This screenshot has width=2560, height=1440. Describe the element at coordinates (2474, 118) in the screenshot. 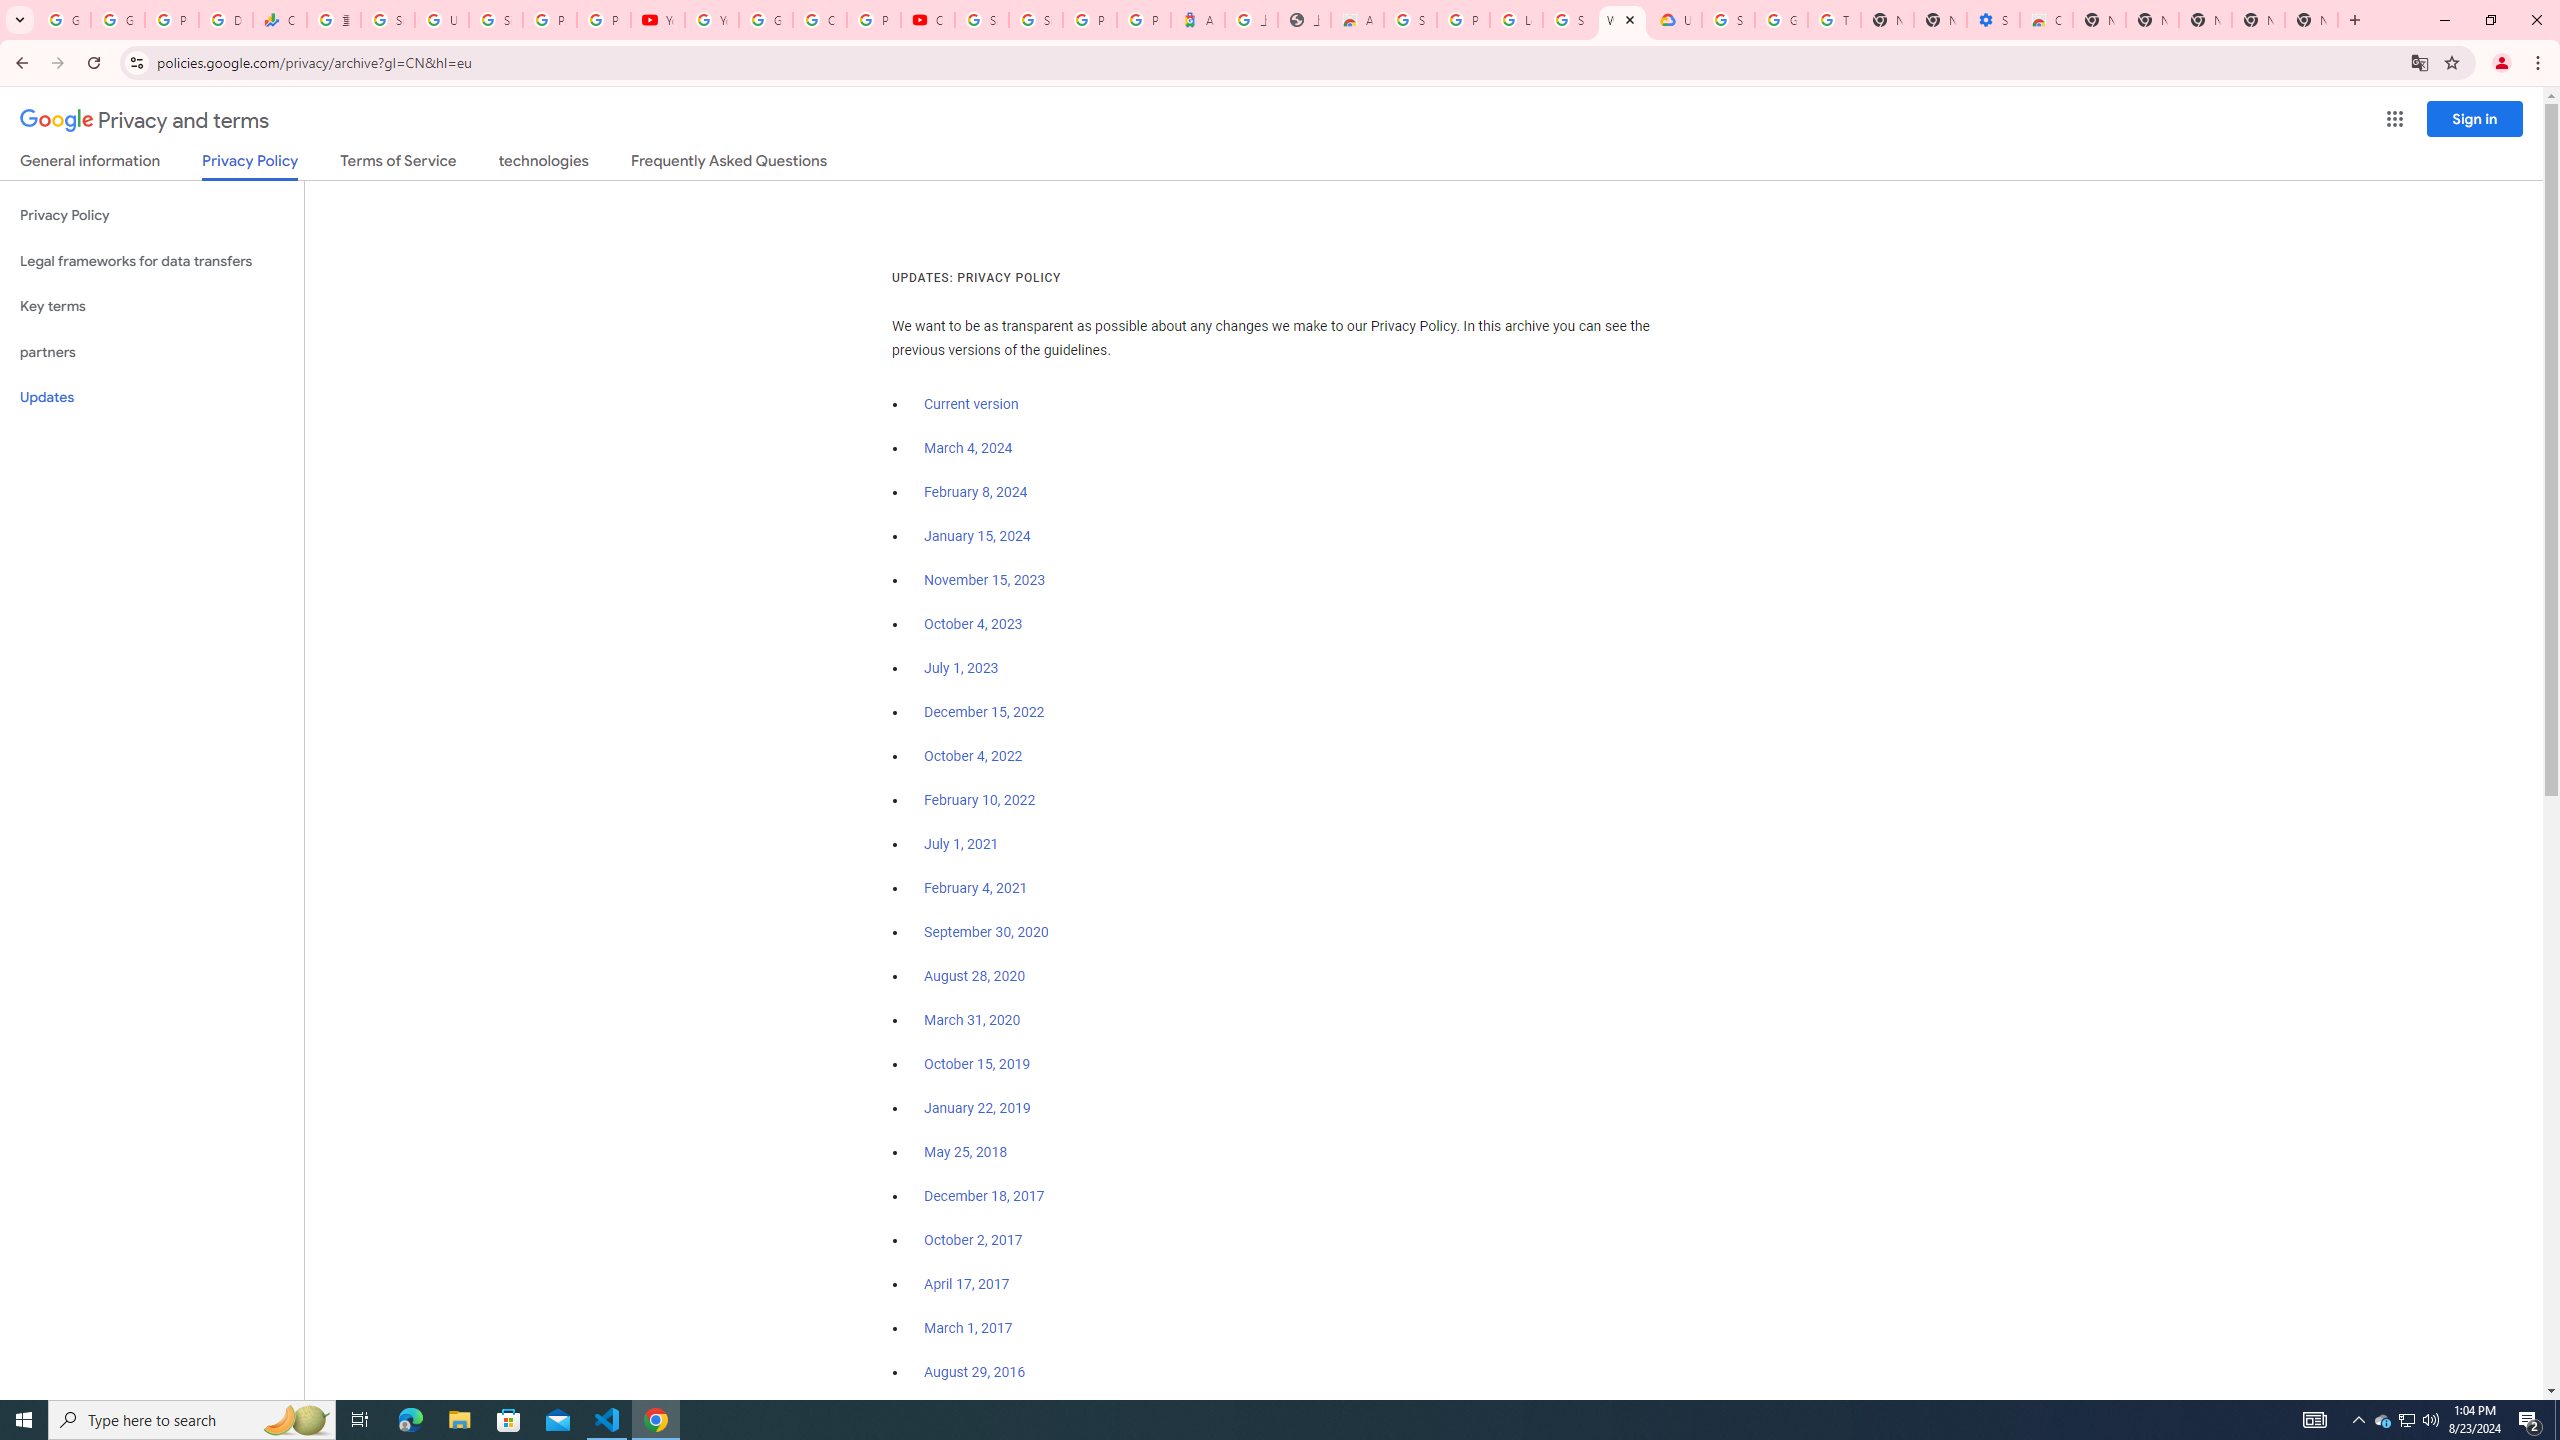

I see `'Sign in'` at that location.